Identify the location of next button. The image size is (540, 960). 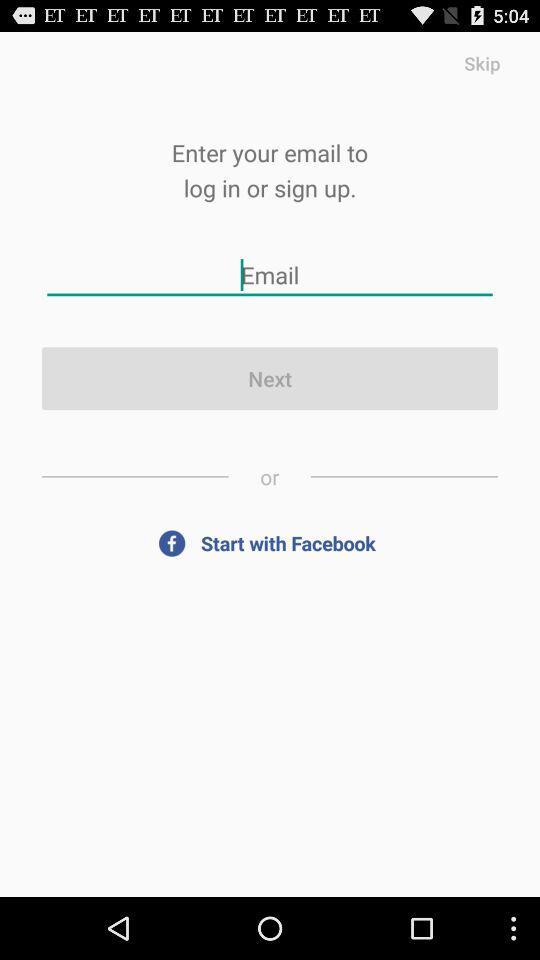
(270, 377).